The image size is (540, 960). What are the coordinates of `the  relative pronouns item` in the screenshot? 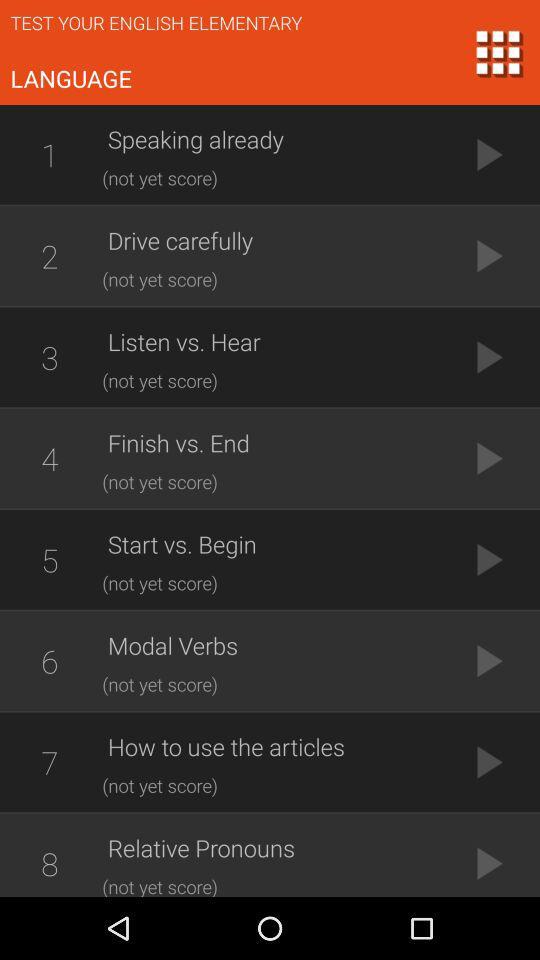 It's located at (274, 847).